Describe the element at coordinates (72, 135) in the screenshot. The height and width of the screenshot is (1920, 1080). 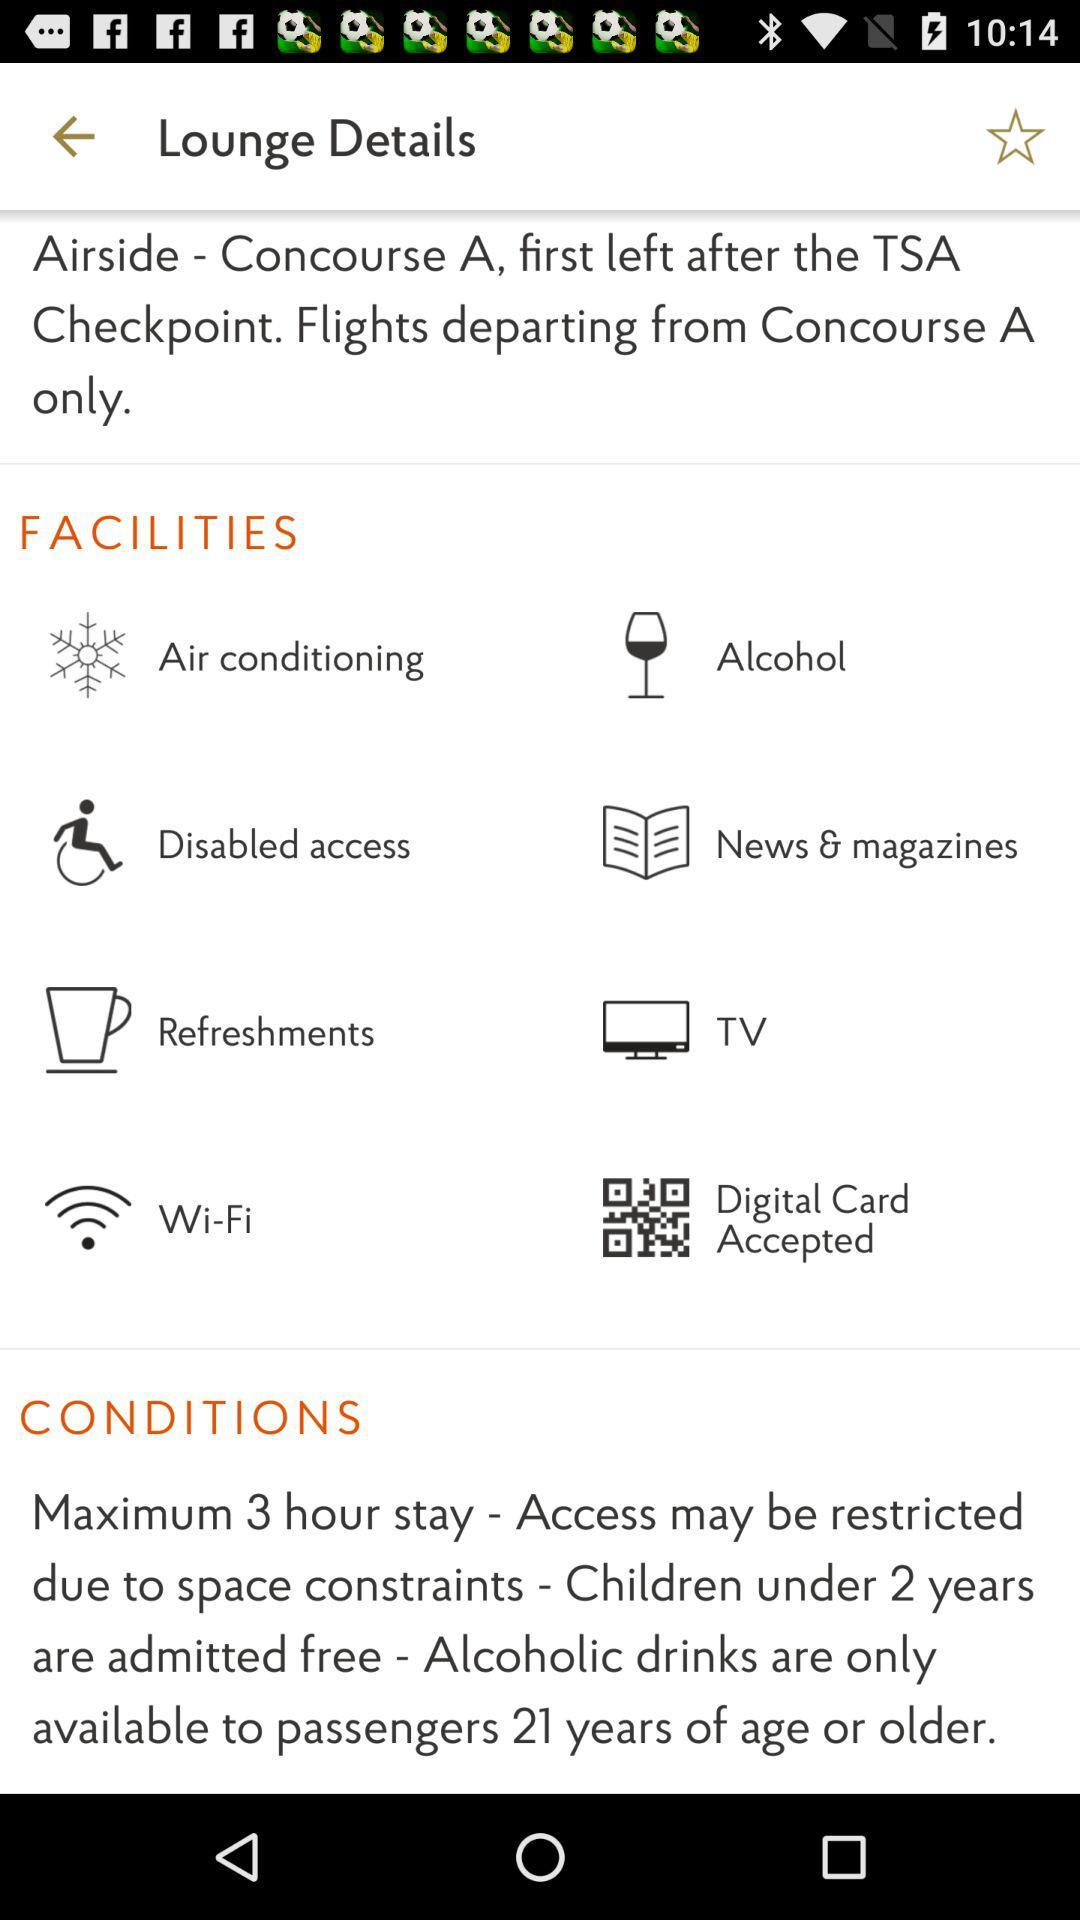
I see `the icon to the left of the lounge details icon` at that location.